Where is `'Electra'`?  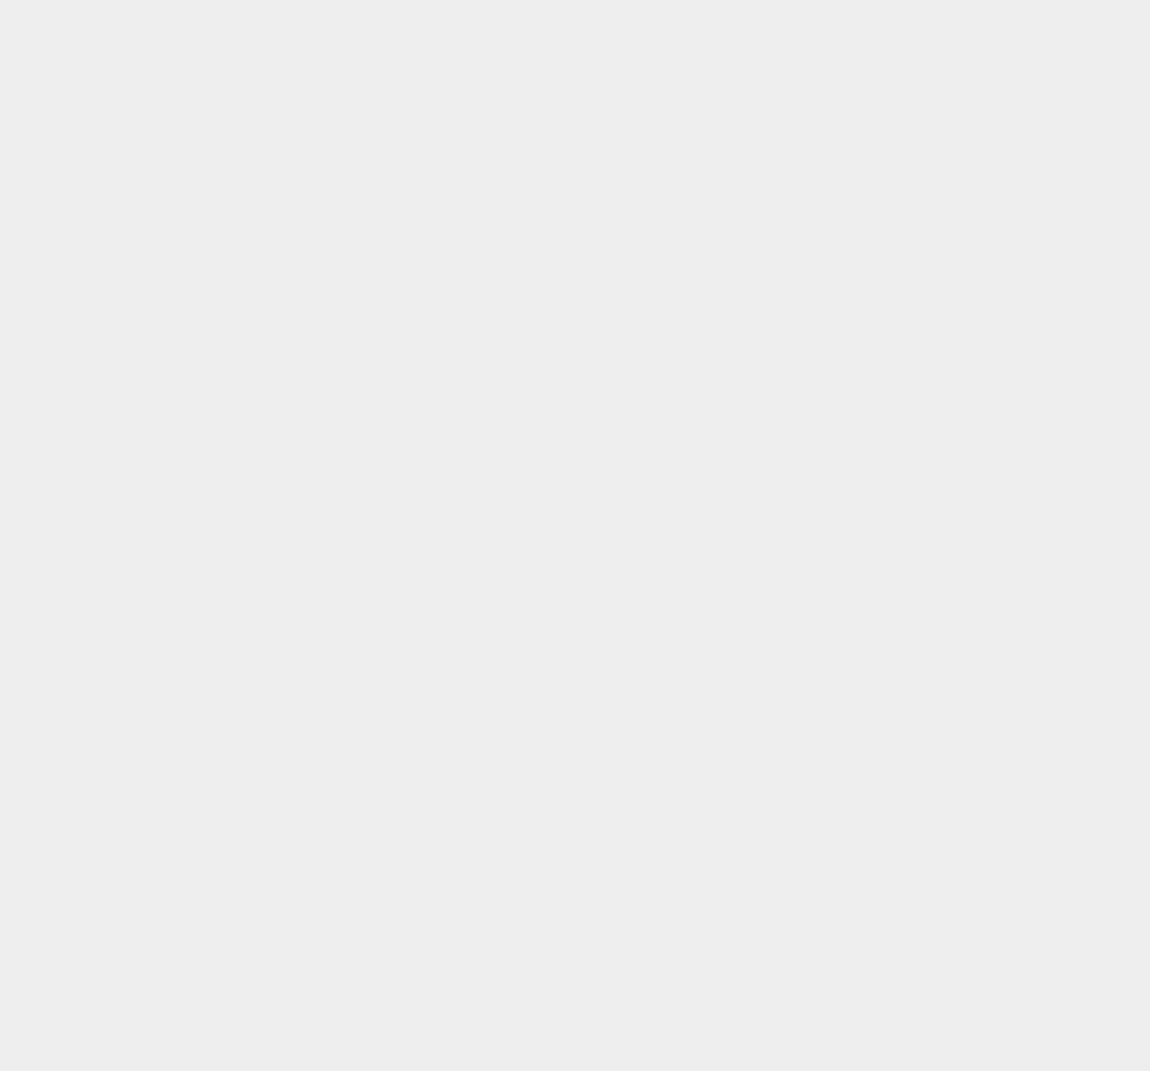
'Electra' is located at coordinates (812, 805).